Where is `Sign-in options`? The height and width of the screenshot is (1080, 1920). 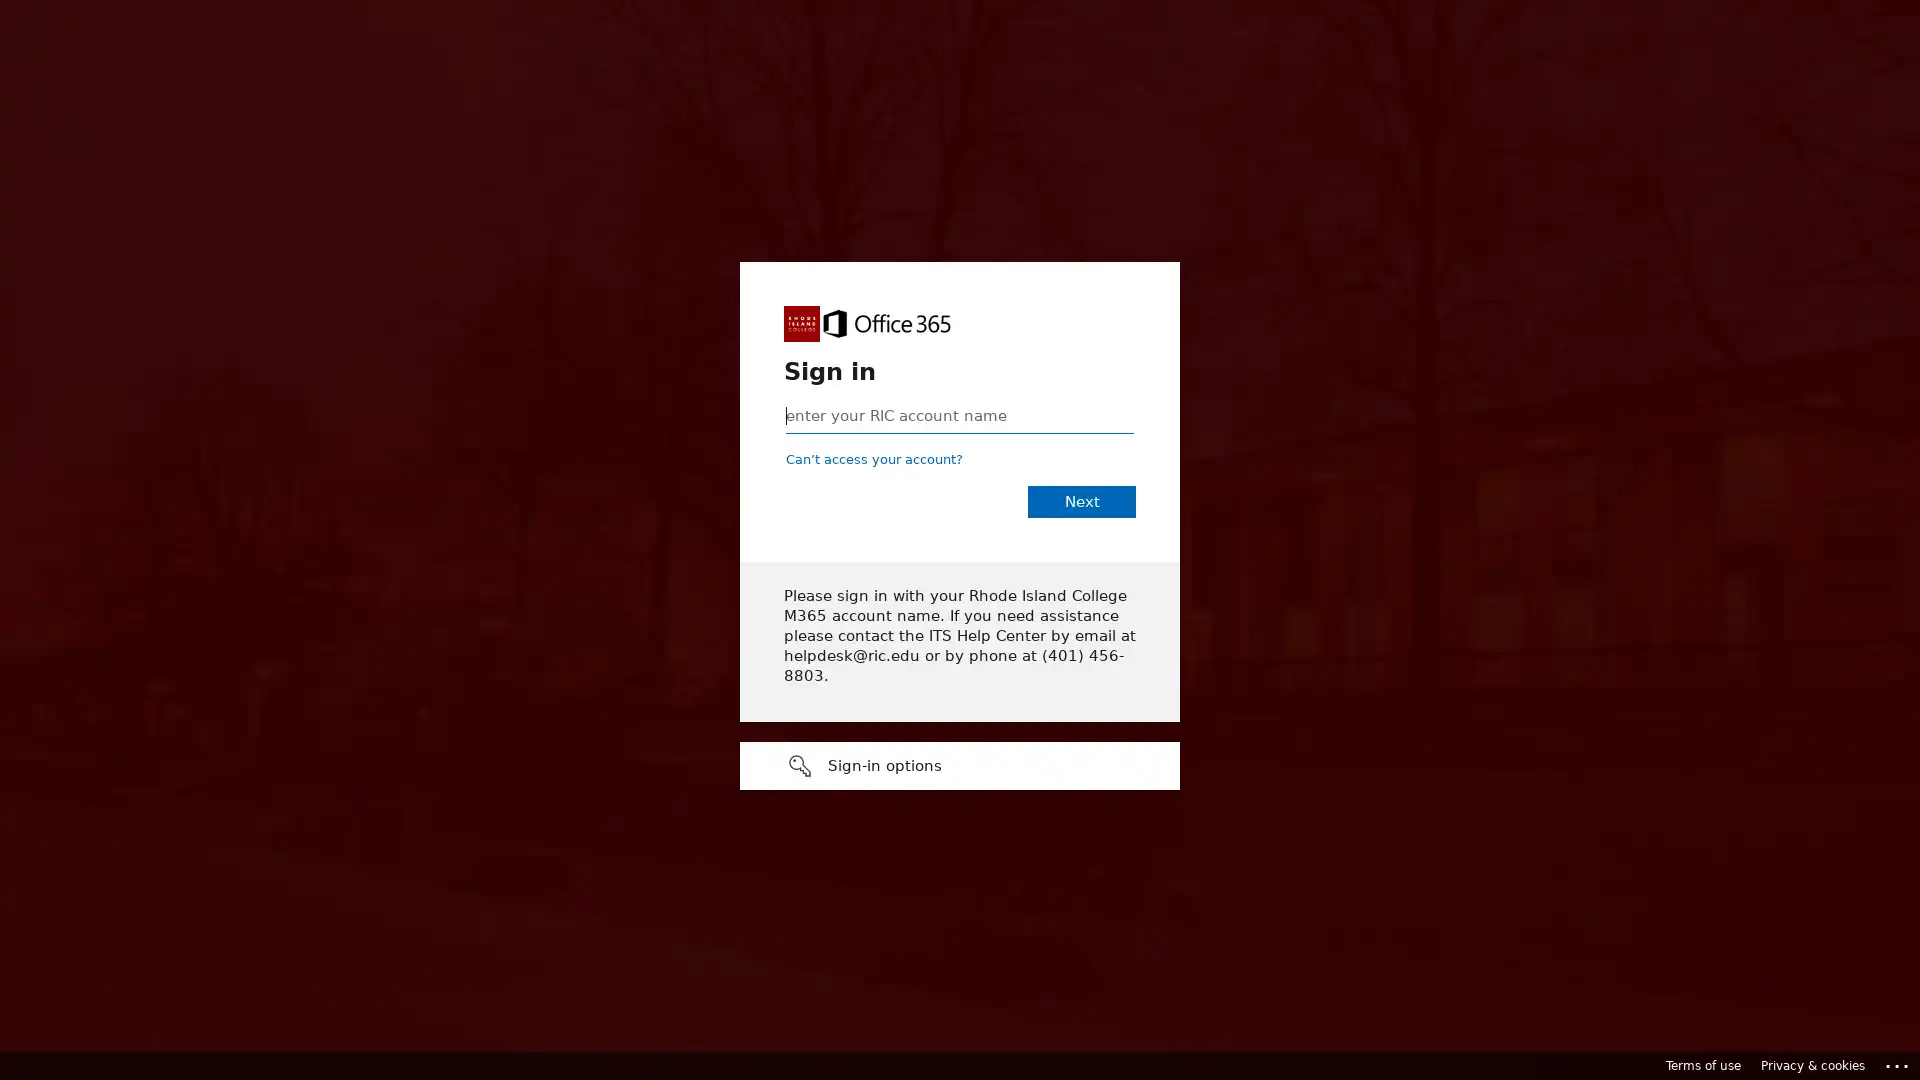
Sign-in options is located at coordinates (960, 765).